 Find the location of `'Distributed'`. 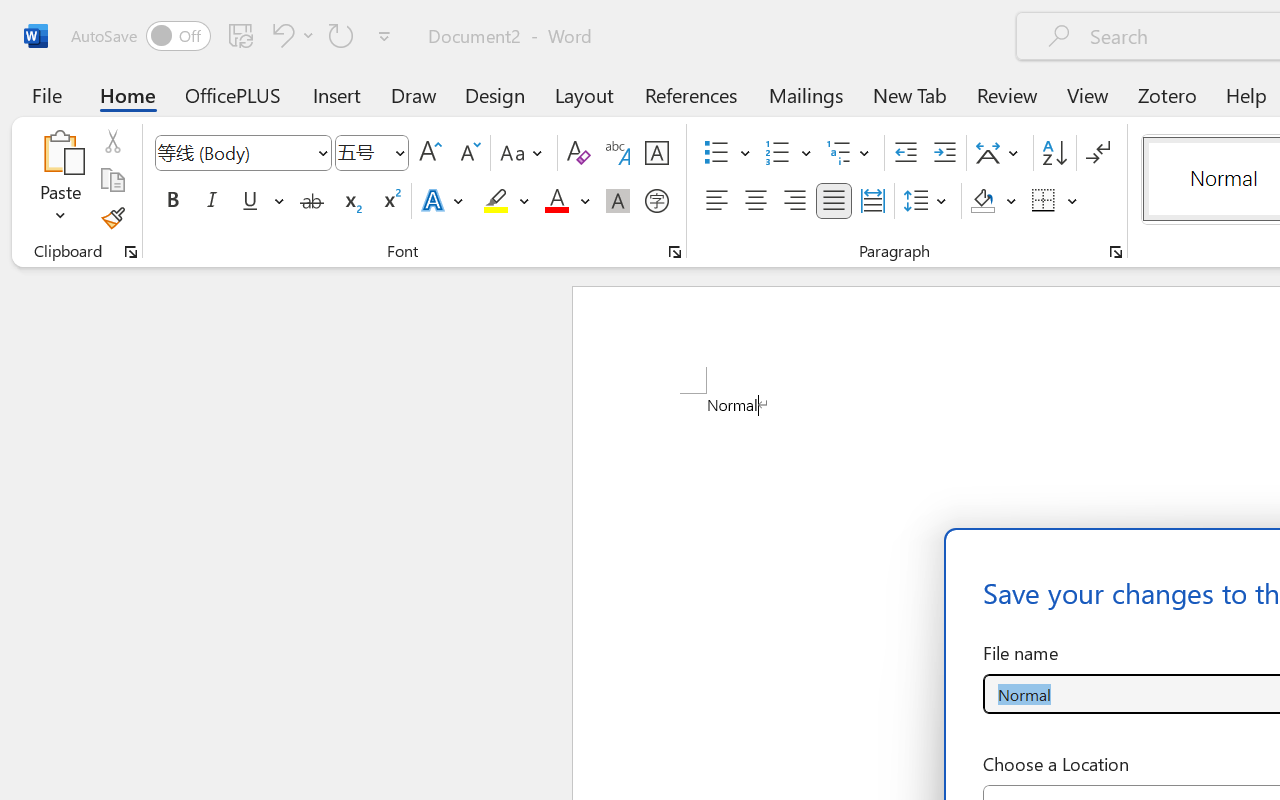

'Distributed' is located at coordinates (872, 201).